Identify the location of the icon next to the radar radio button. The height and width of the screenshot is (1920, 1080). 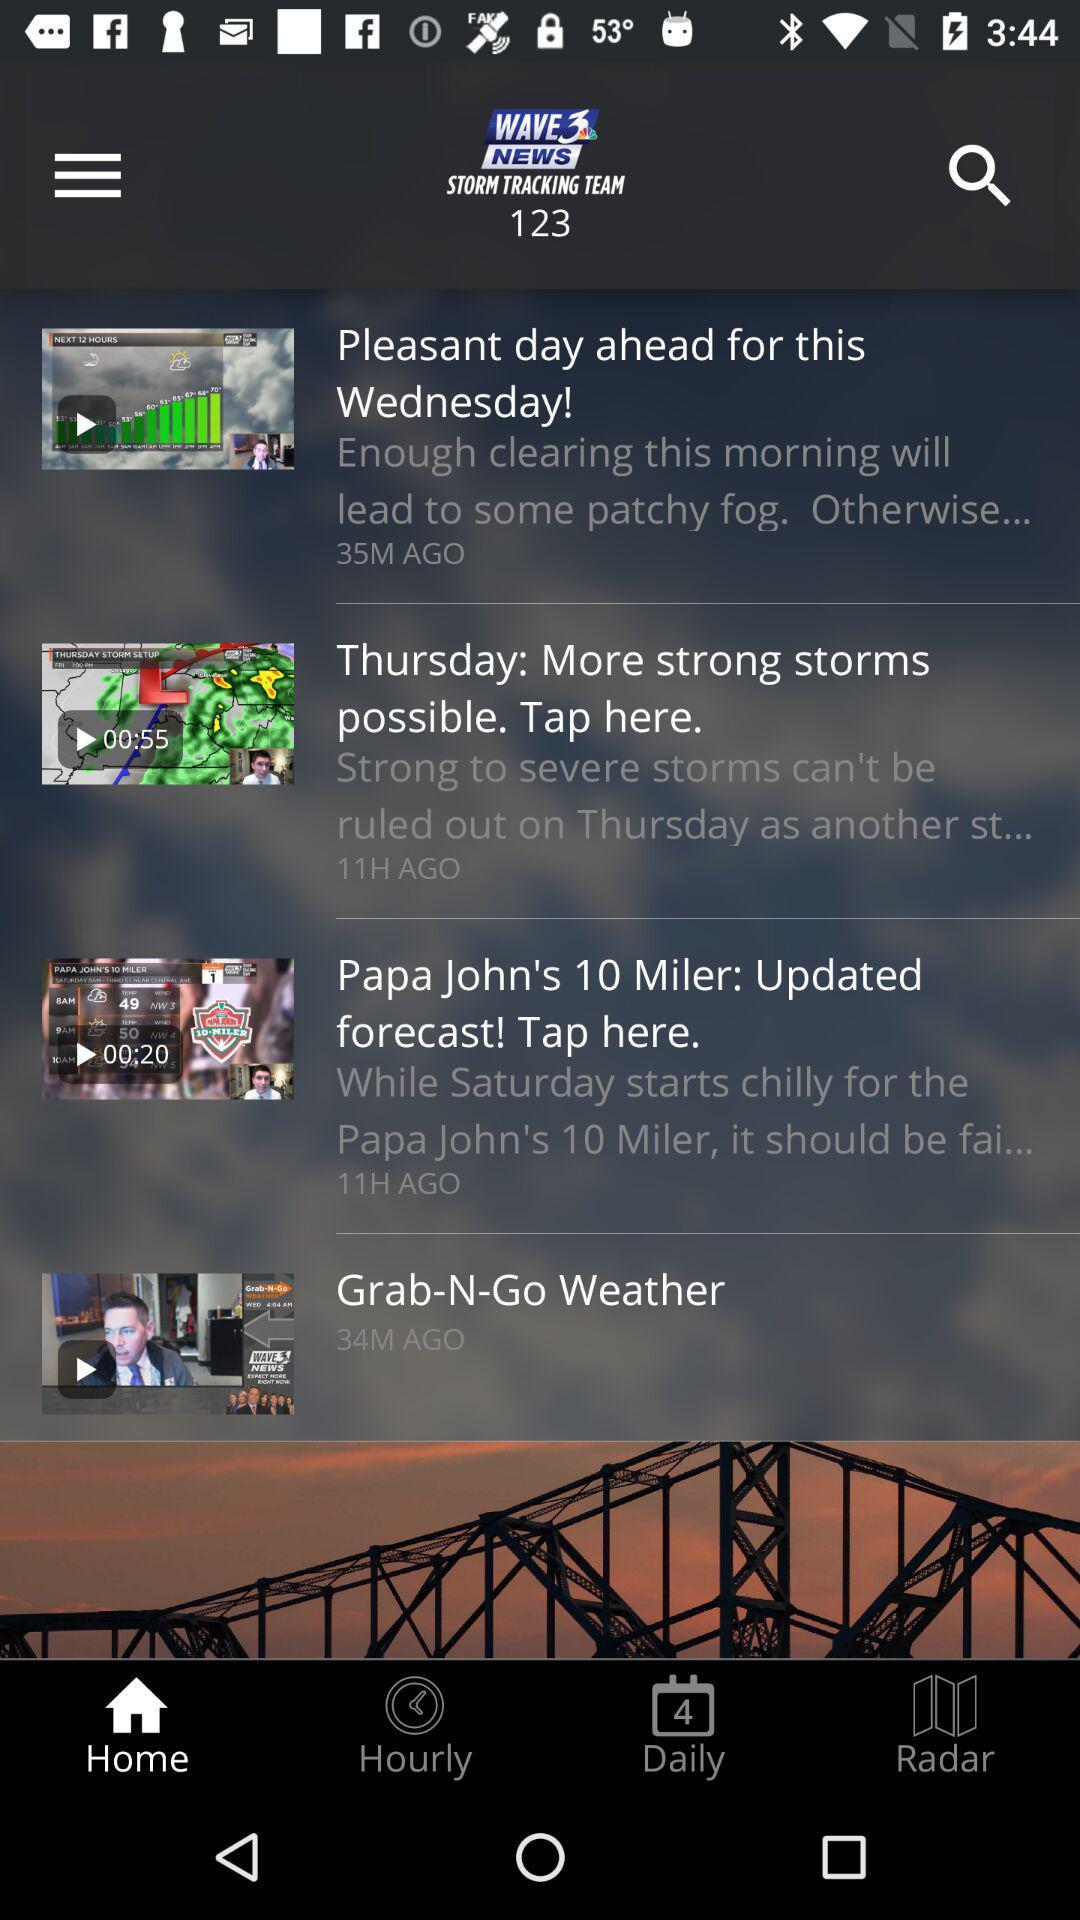
(682, 1726).